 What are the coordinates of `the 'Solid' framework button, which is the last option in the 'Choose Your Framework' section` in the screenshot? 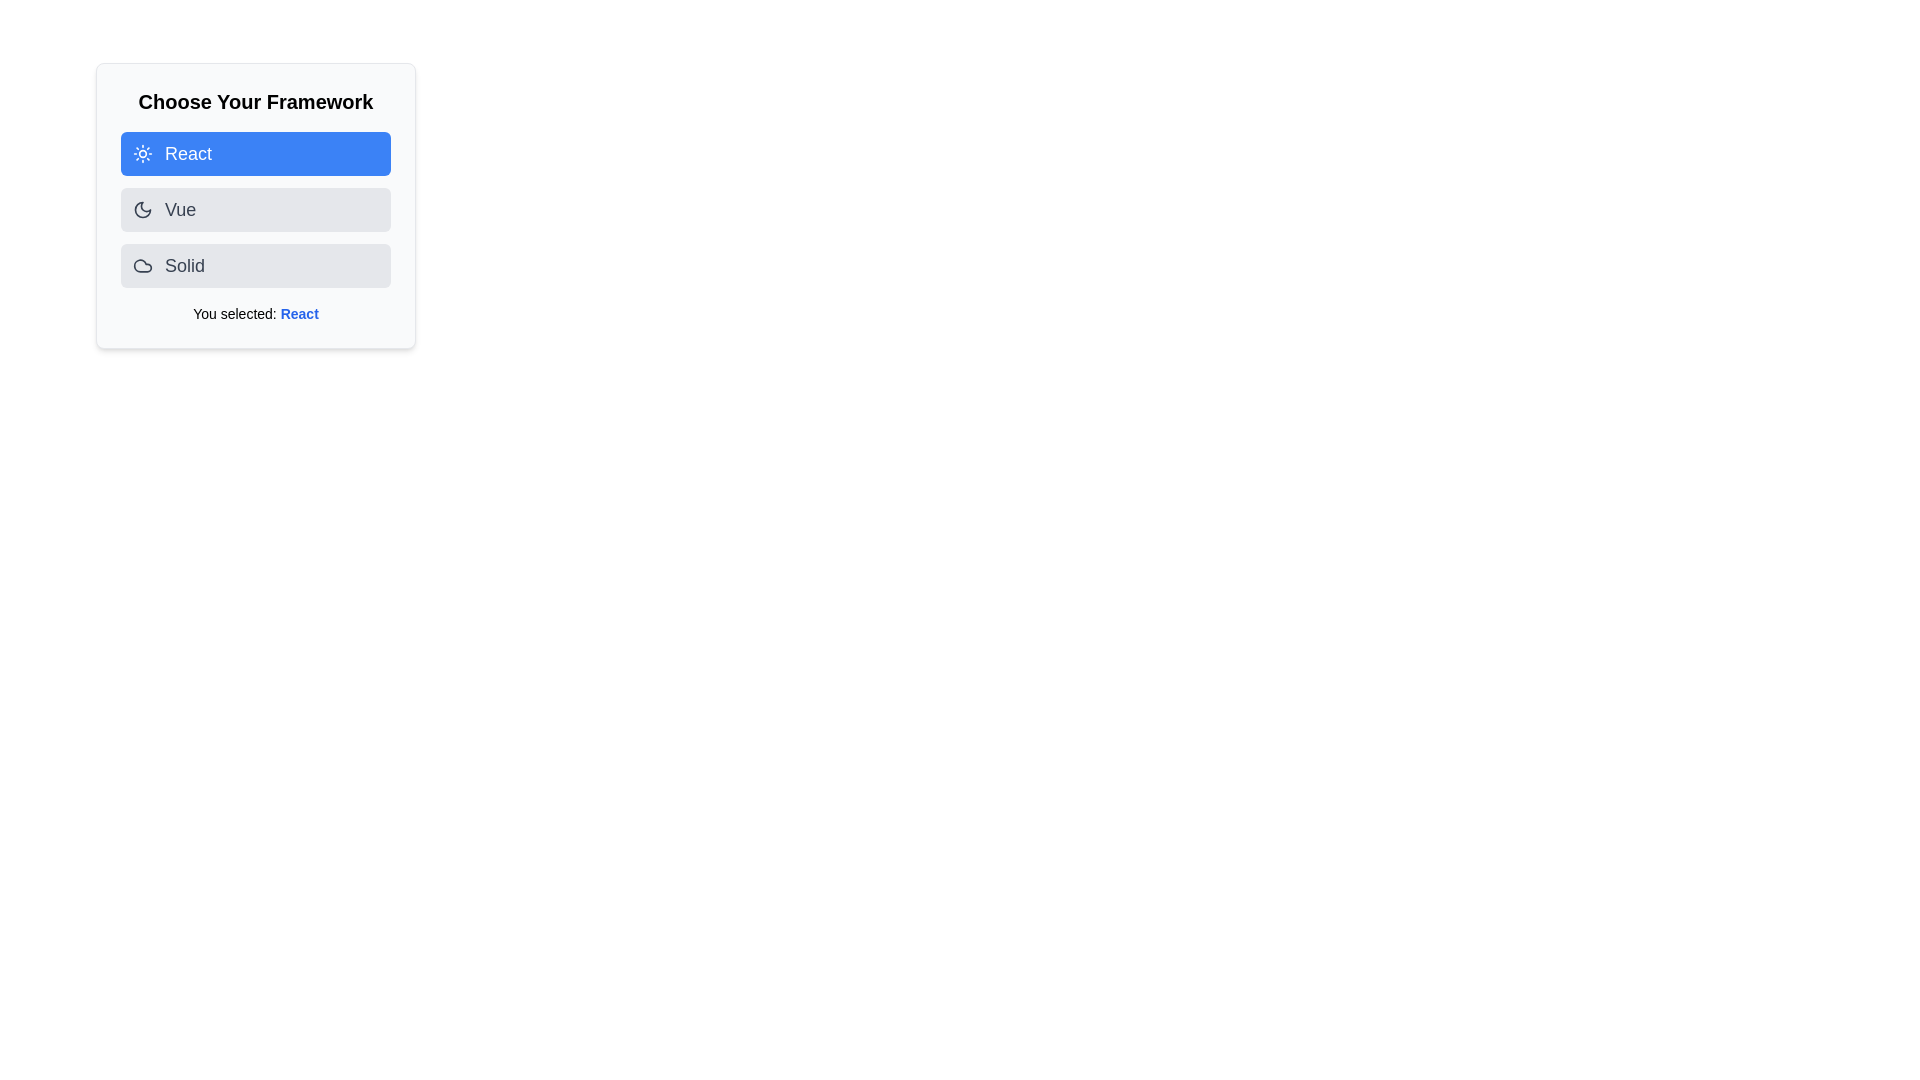 It's located at (254, 265).